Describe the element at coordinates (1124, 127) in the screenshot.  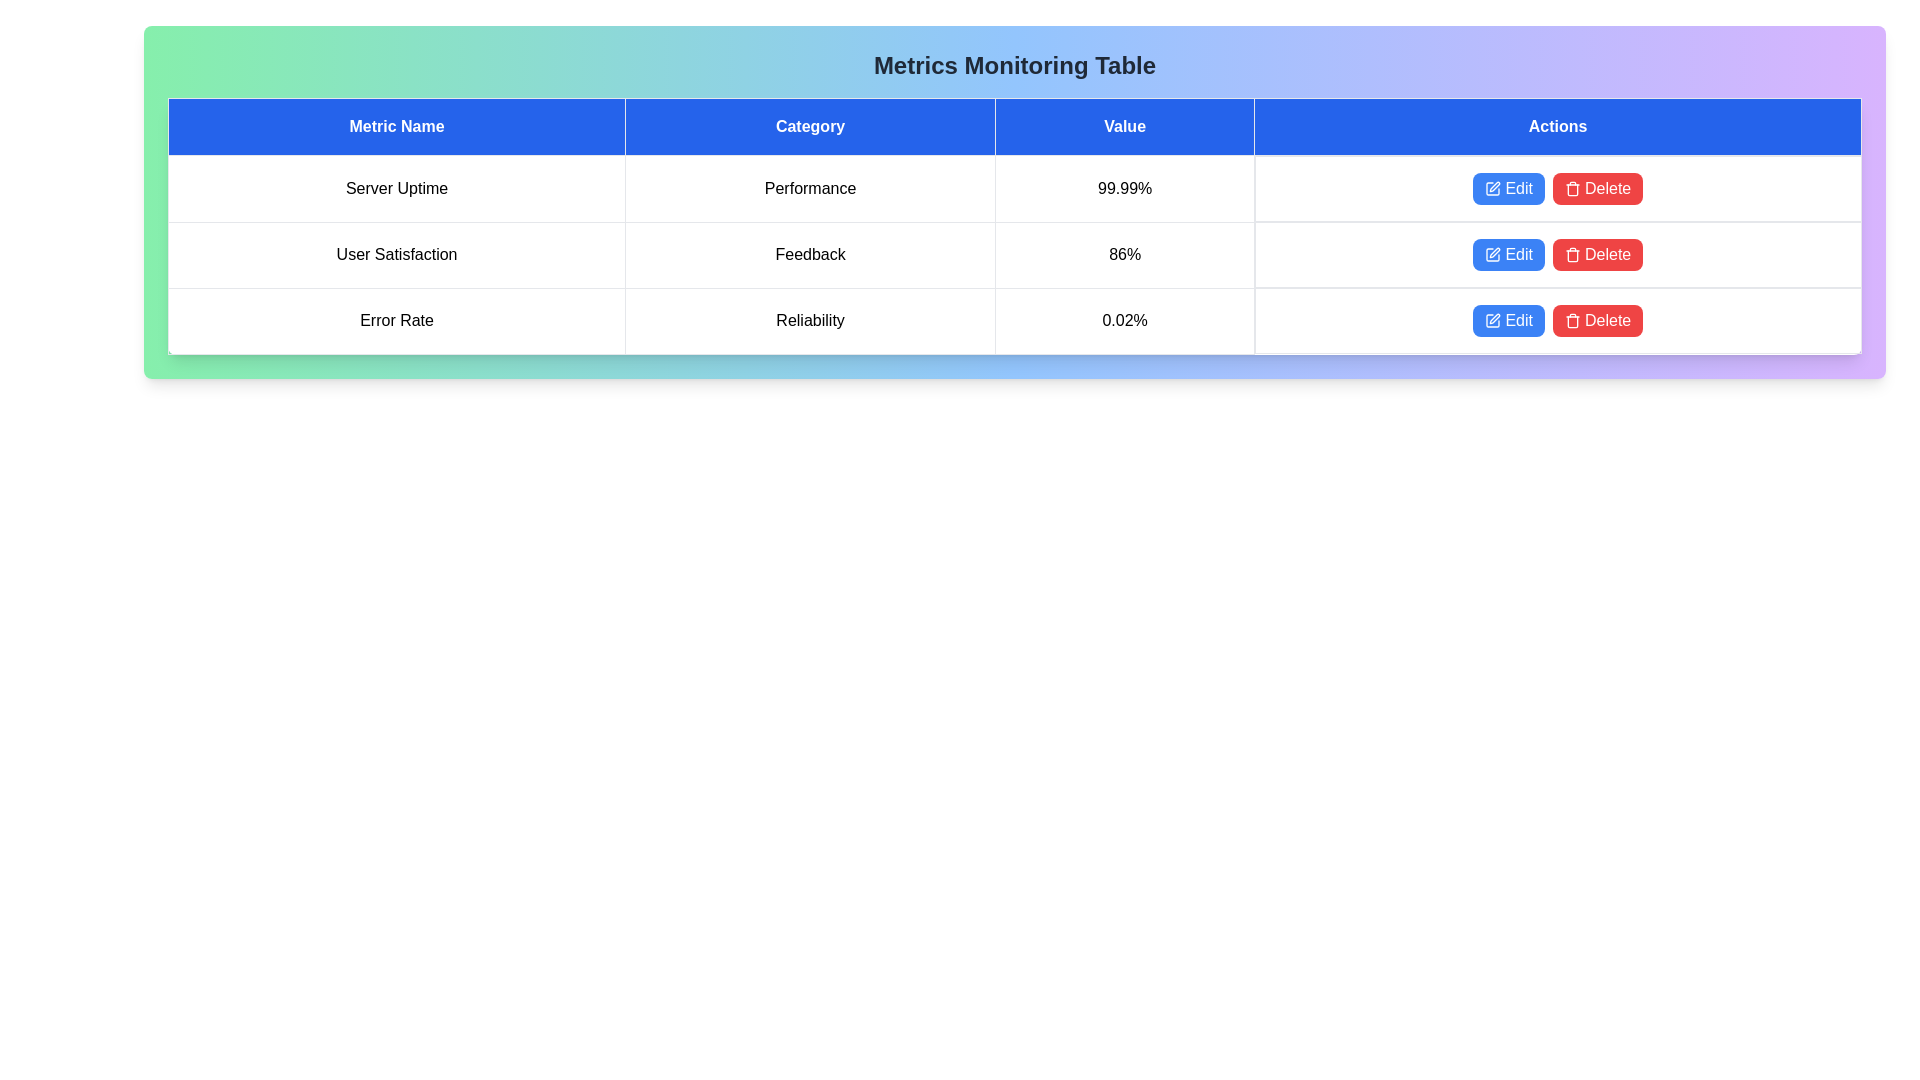
I see `the table header Value to sort or interact with it` at that location.